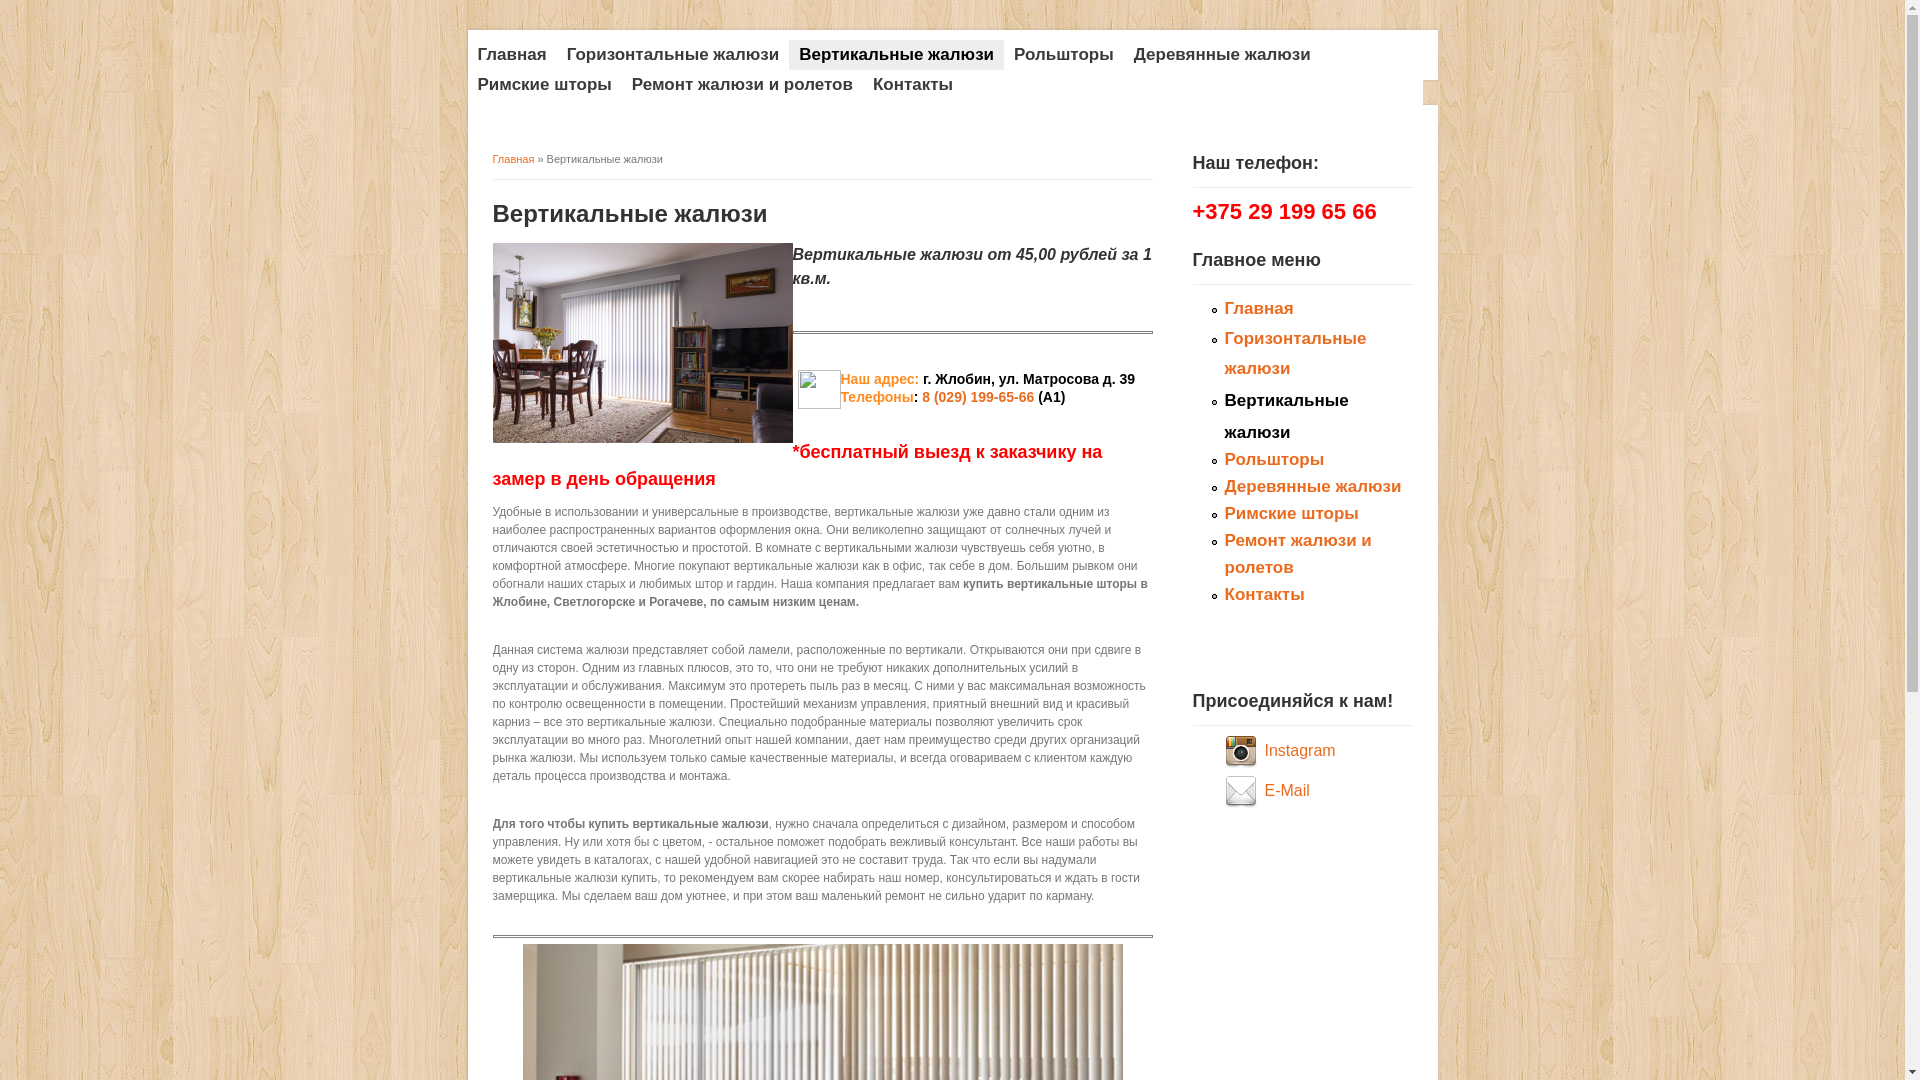  I want to click on ' 8 (029) 199-65-66', so click(975, 397).